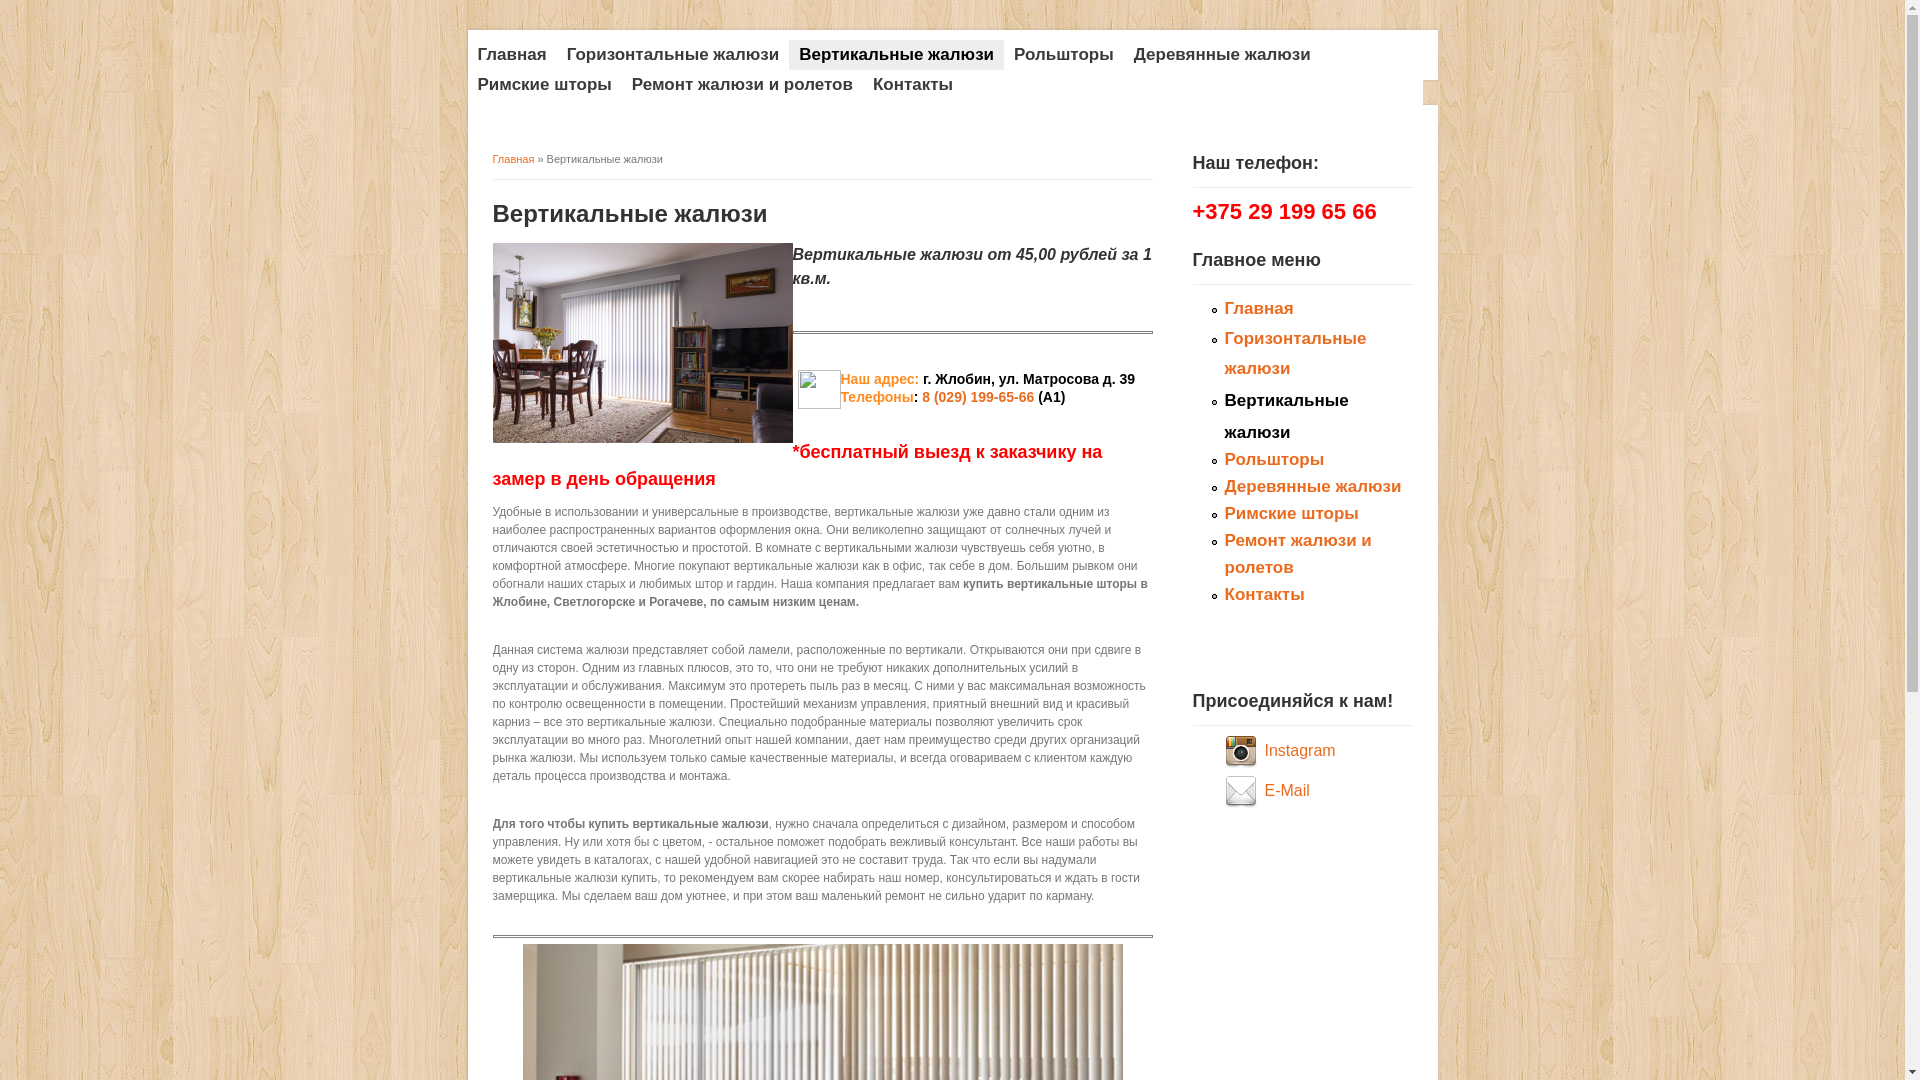  I want to click on ' 8 (029) 199-65-66', so click(975, 397).